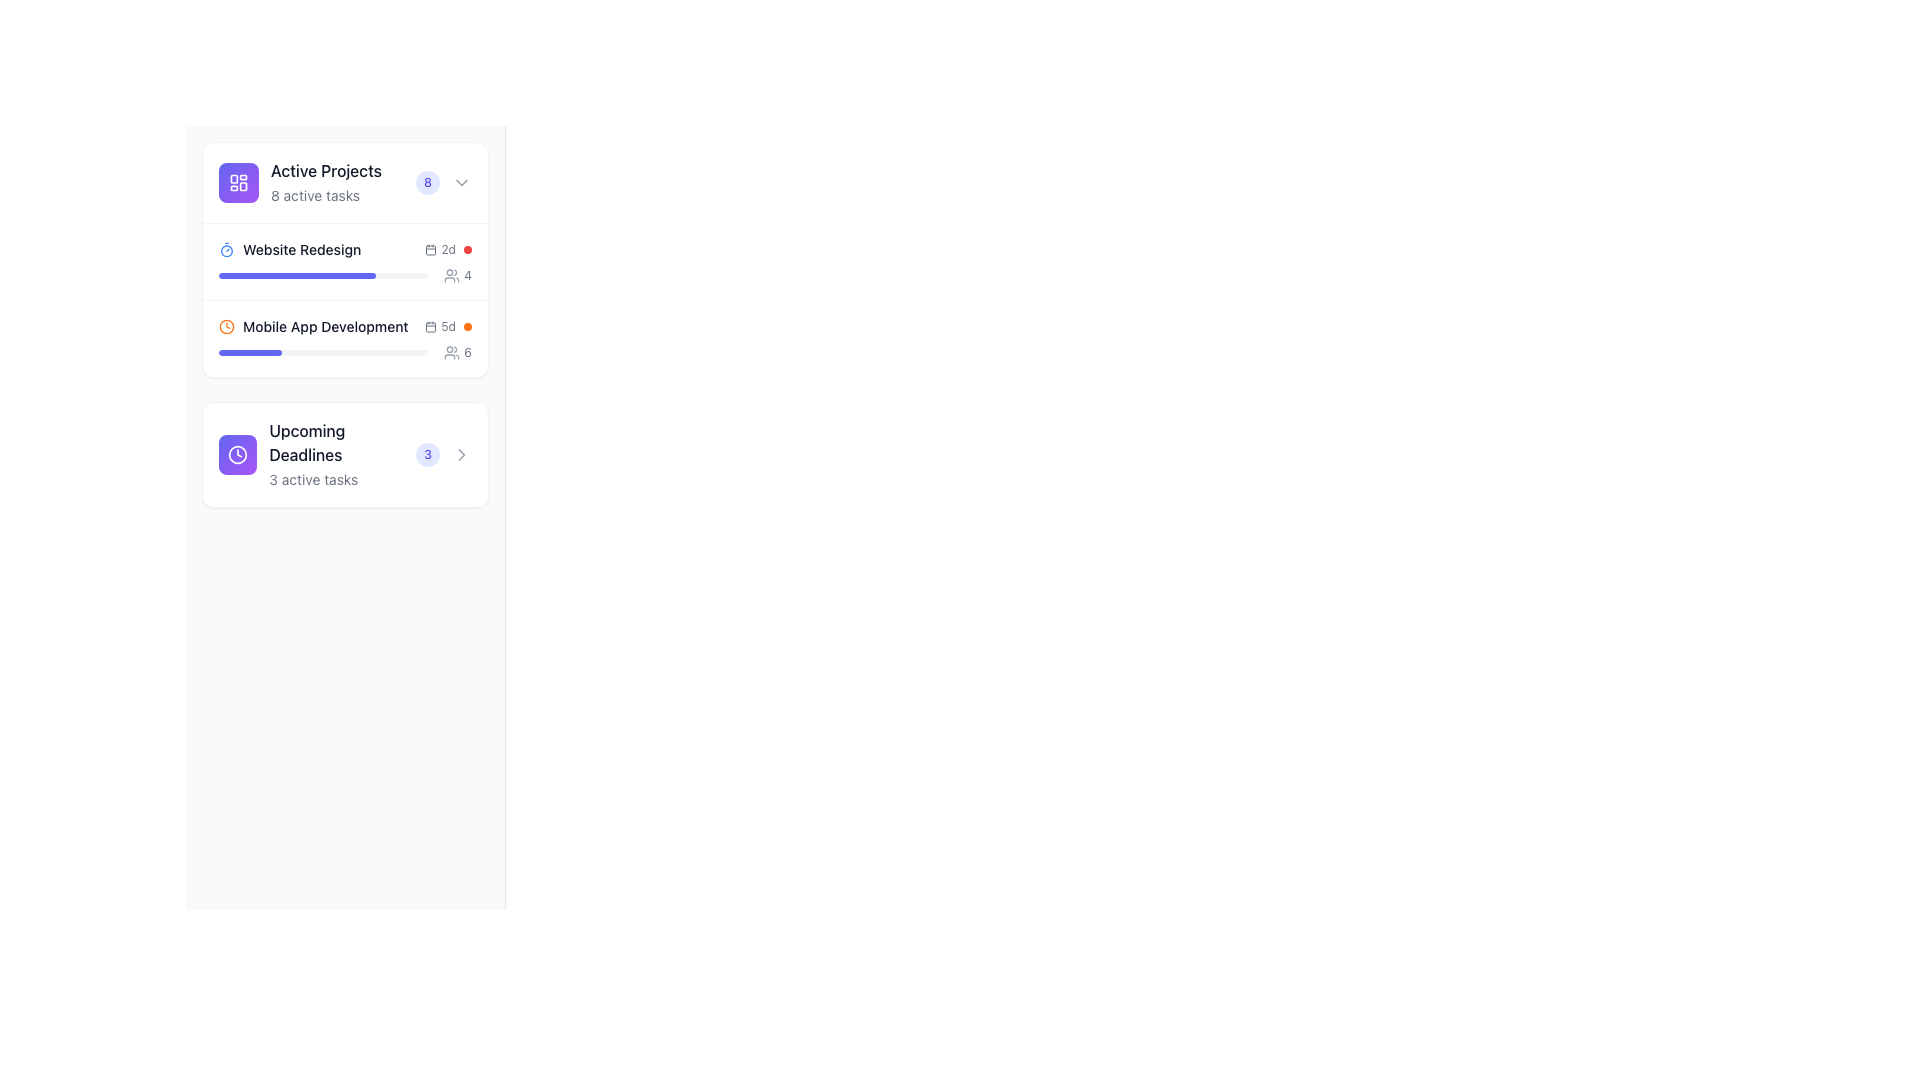  What do you see at coordinates (439, 326) in the screenshot?
I see `the Label with a small calendar icon displaying '5d' in muted gray color, located under the 'Mobile App Development' heading in the 'Active Projects' section` at bounding box center [439, 326].